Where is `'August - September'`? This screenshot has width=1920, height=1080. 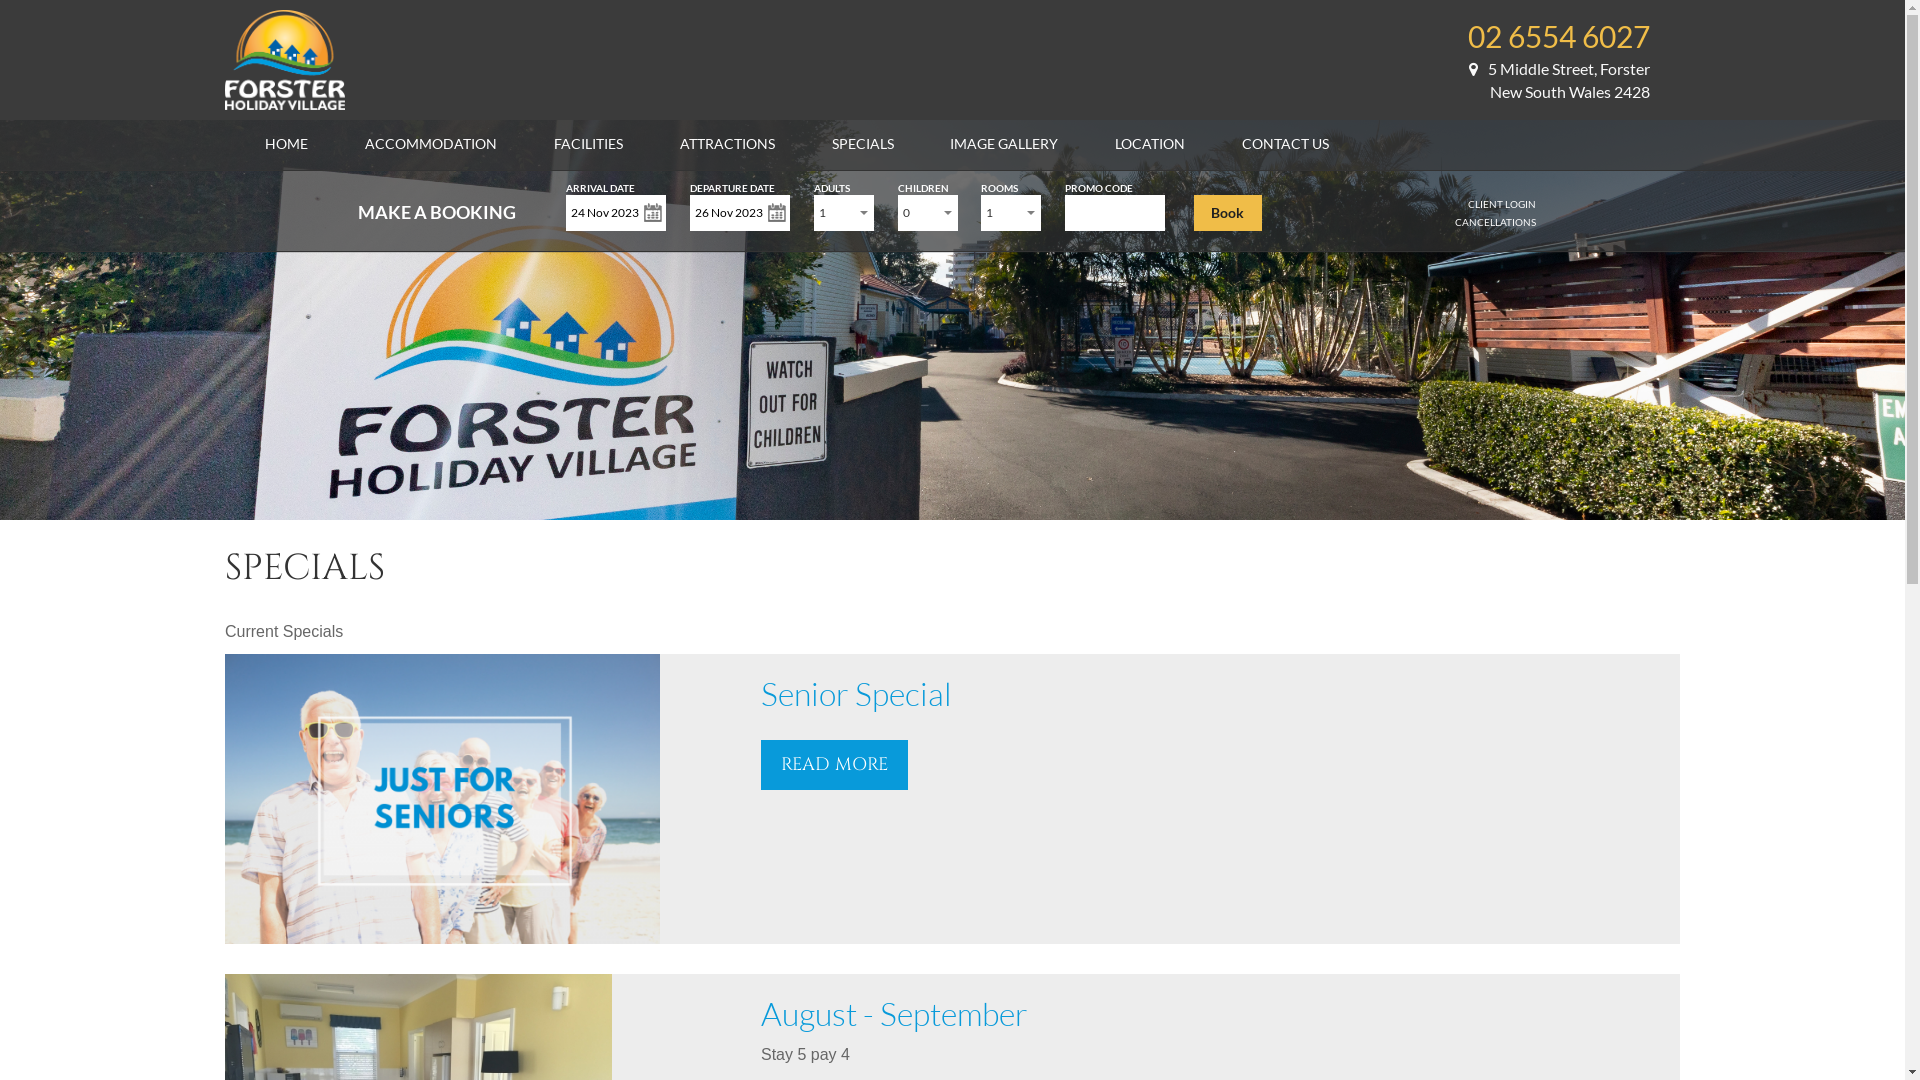 'August - September' is located at coordinates (893, 1013).